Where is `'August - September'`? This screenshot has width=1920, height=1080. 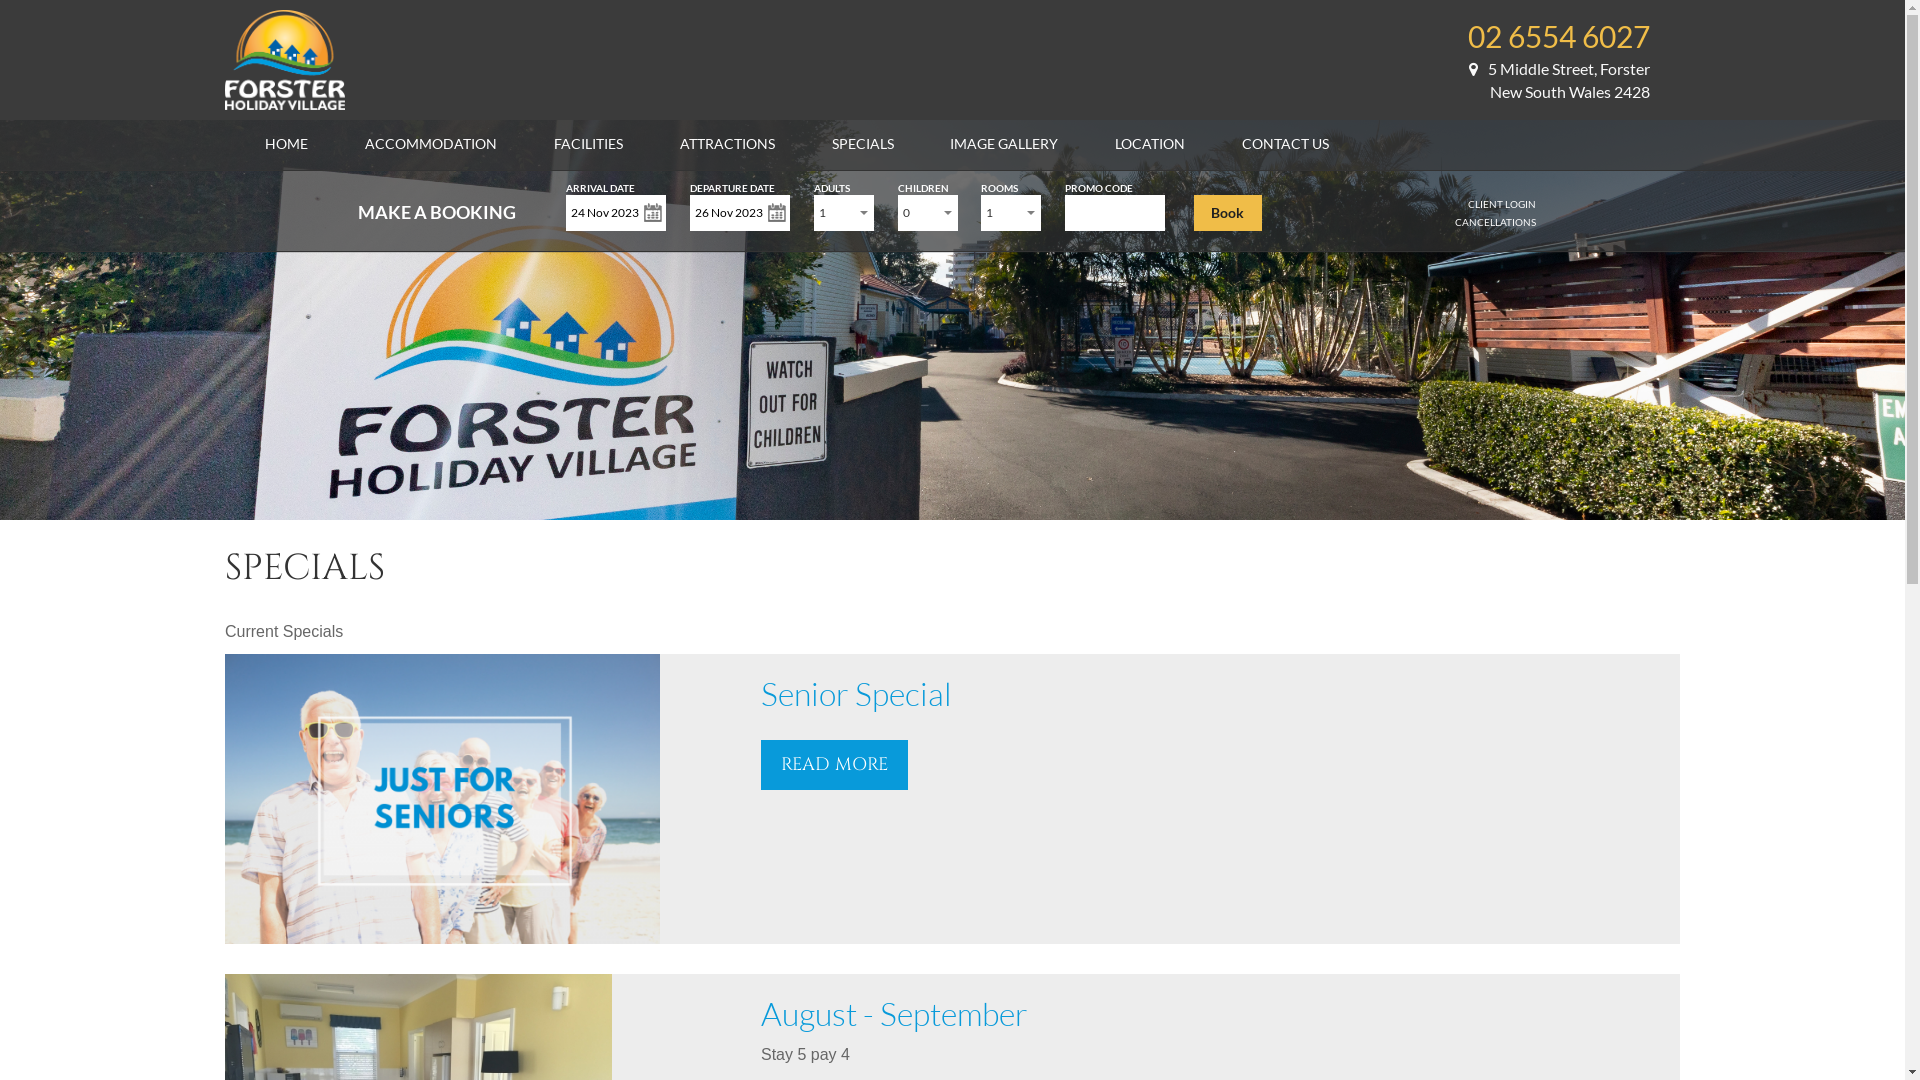 'August - September' is located at coordinates (893, 1013).